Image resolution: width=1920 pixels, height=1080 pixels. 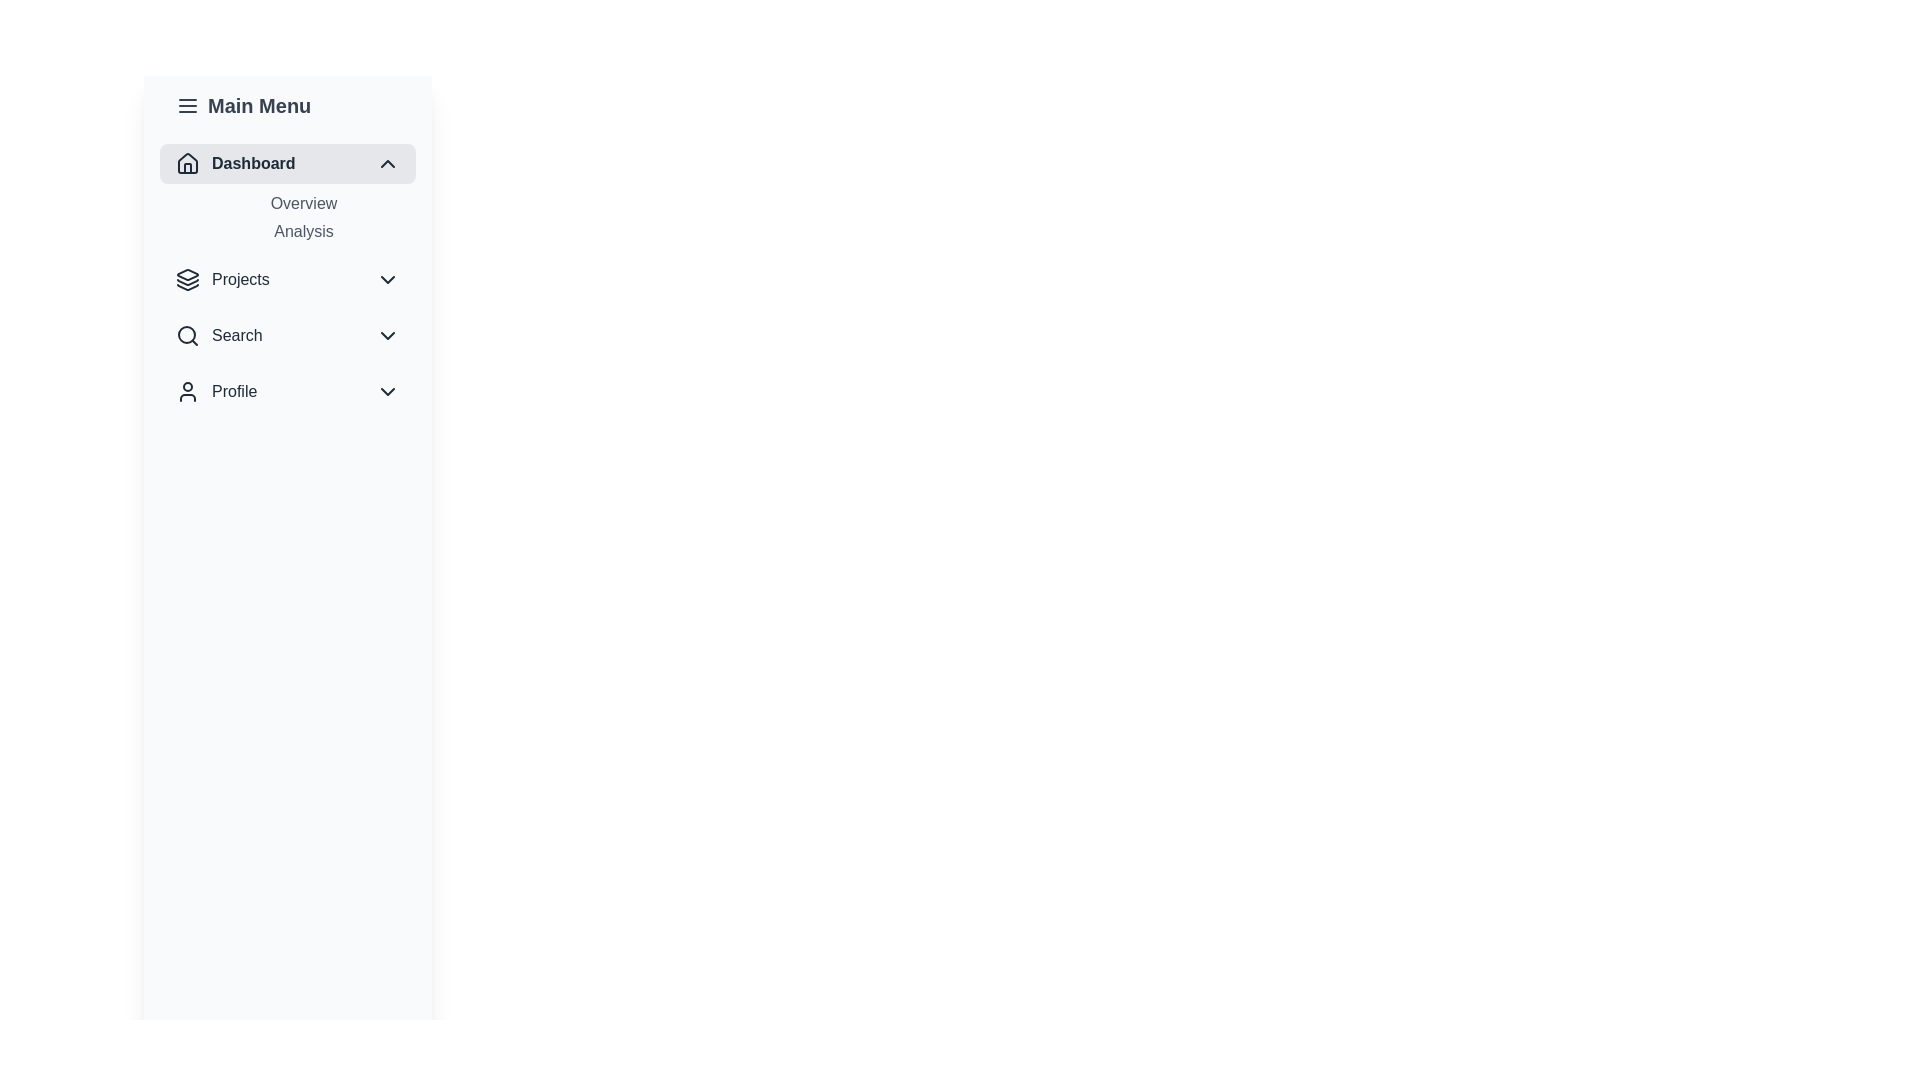 What do you see at coordinates (302, 204) in the screenshot?
I see `the 'Overview' text label in the left-side navigation menu under the 'Dashboard' heading` at bounding box center [302, 204].